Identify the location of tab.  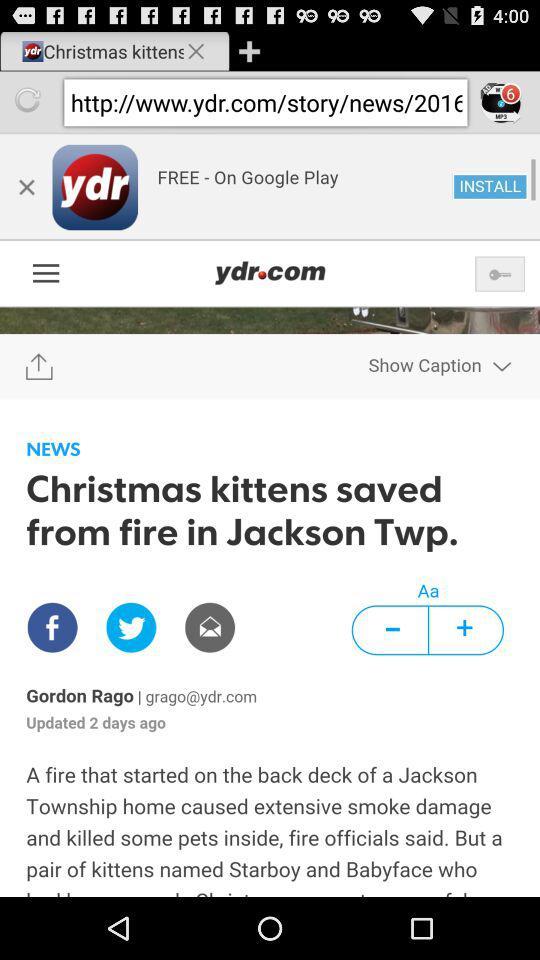
(249, 50).